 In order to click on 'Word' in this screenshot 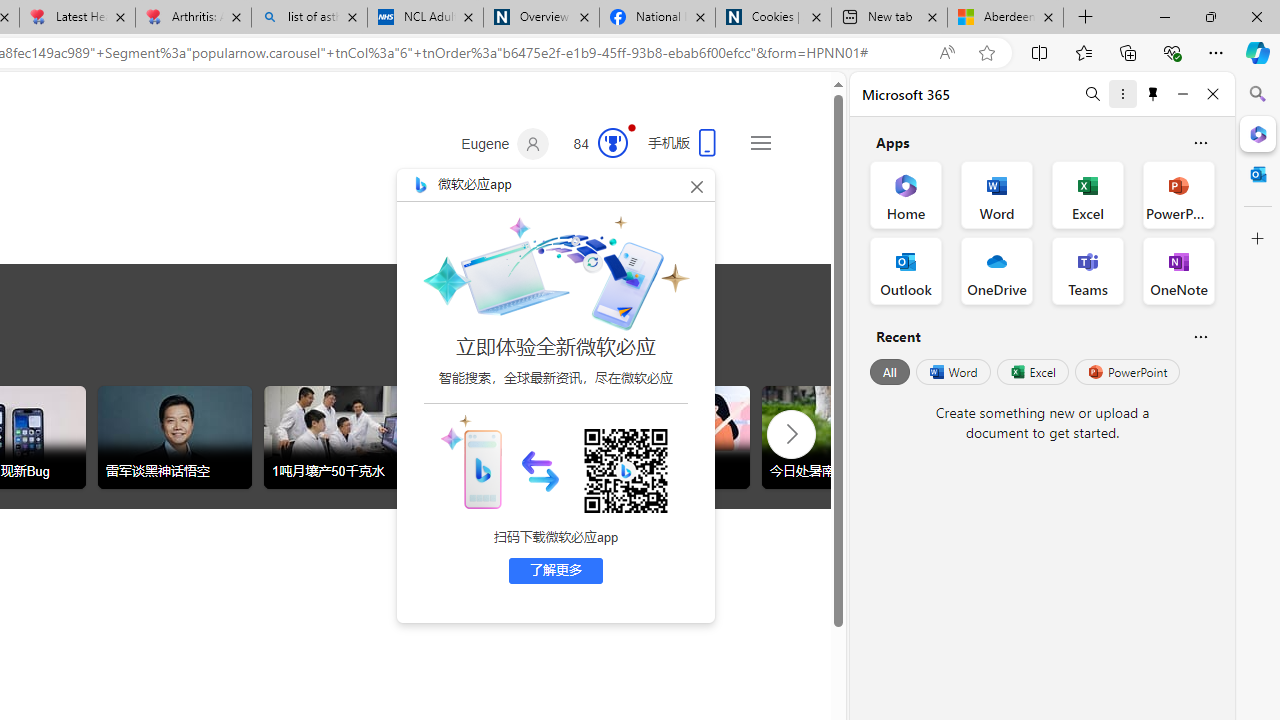, I will do `click(951, 372)`.